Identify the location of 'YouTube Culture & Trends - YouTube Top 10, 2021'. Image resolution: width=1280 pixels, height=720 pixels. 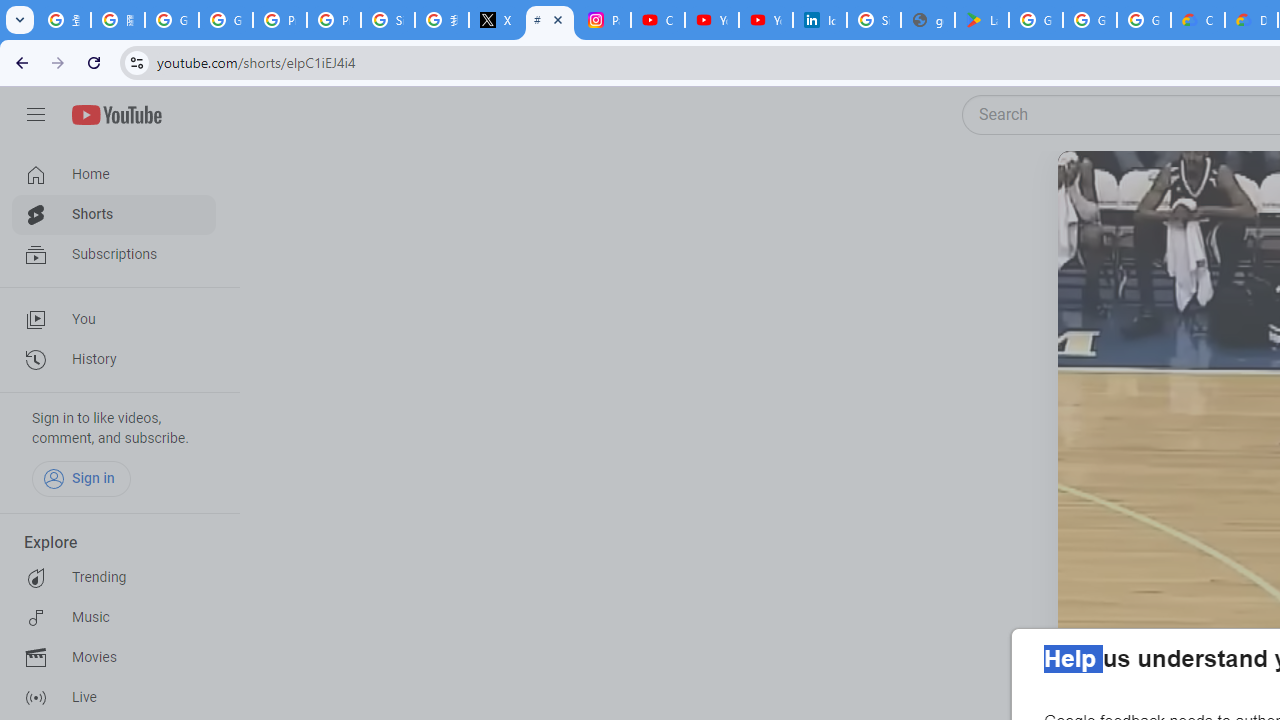
(765, 20).